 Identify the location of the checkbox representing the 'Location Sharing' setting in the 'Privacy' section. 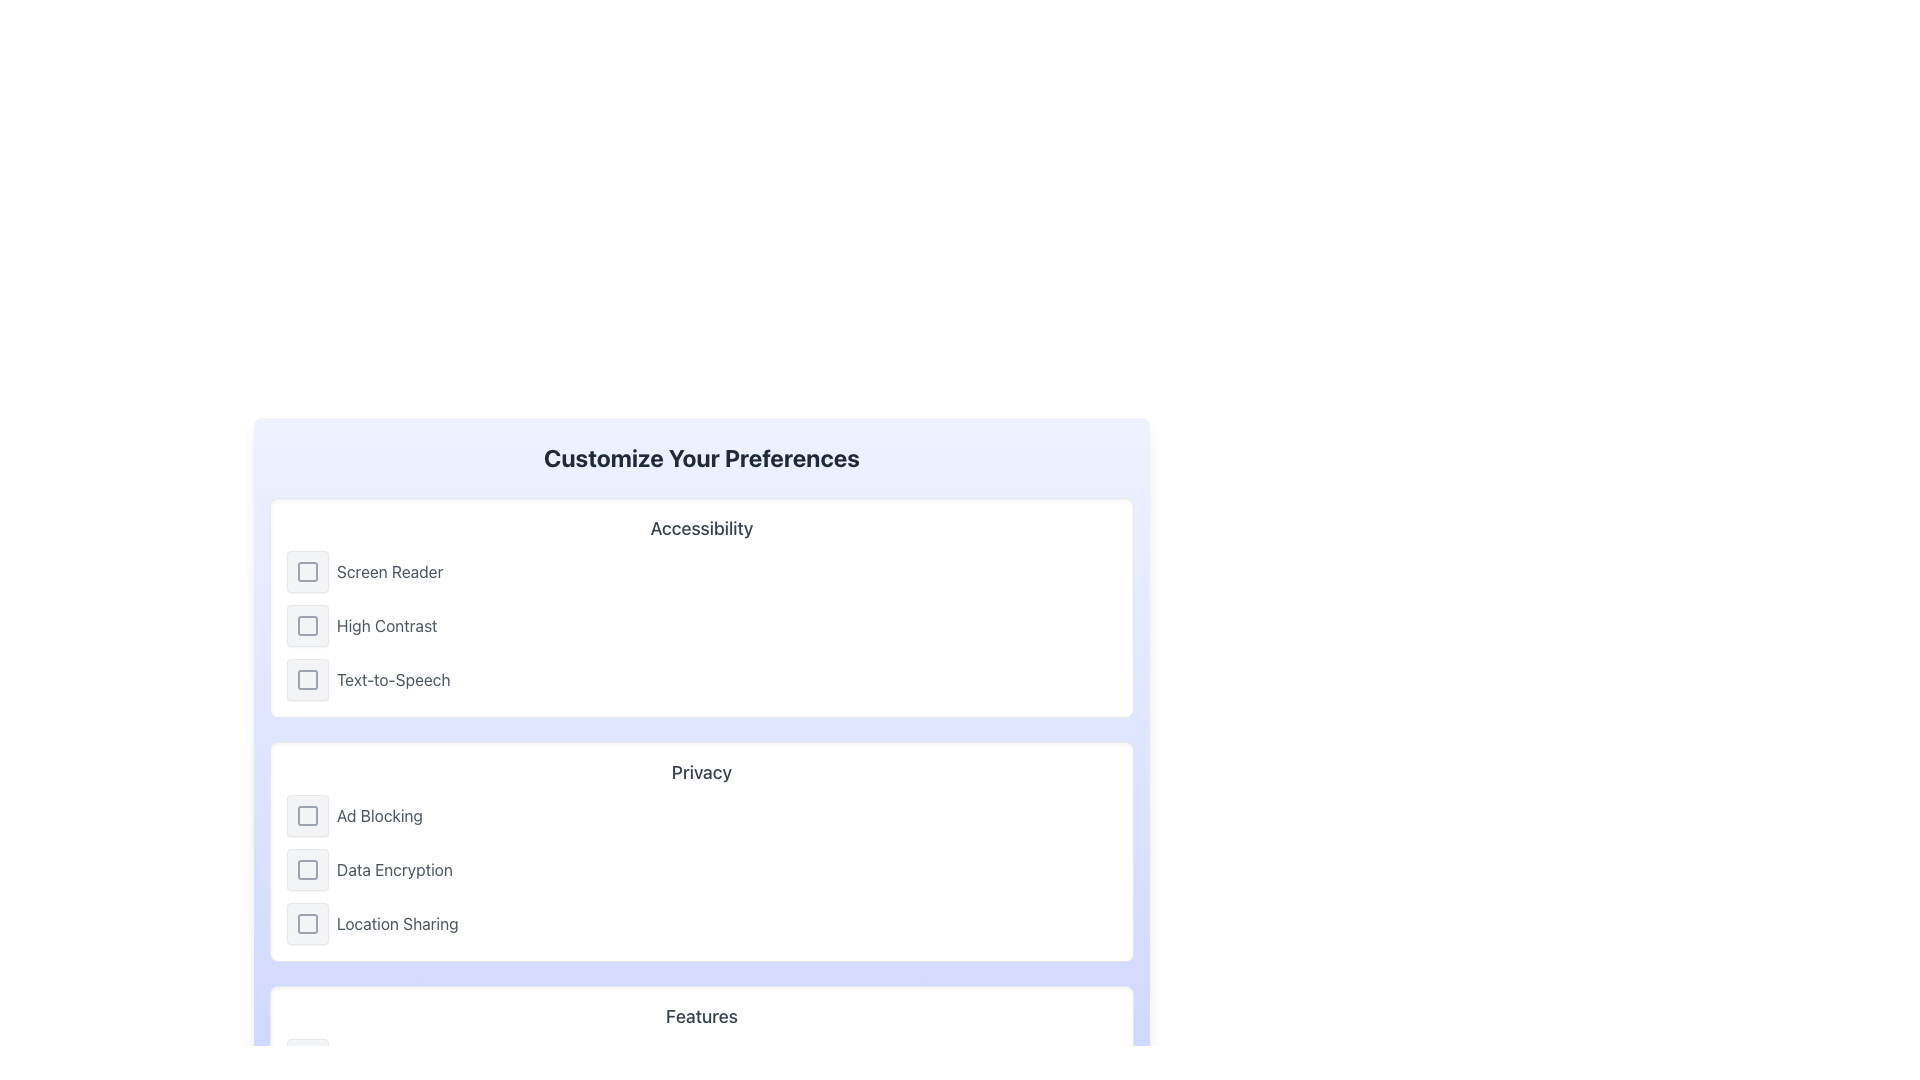
(306, 924).